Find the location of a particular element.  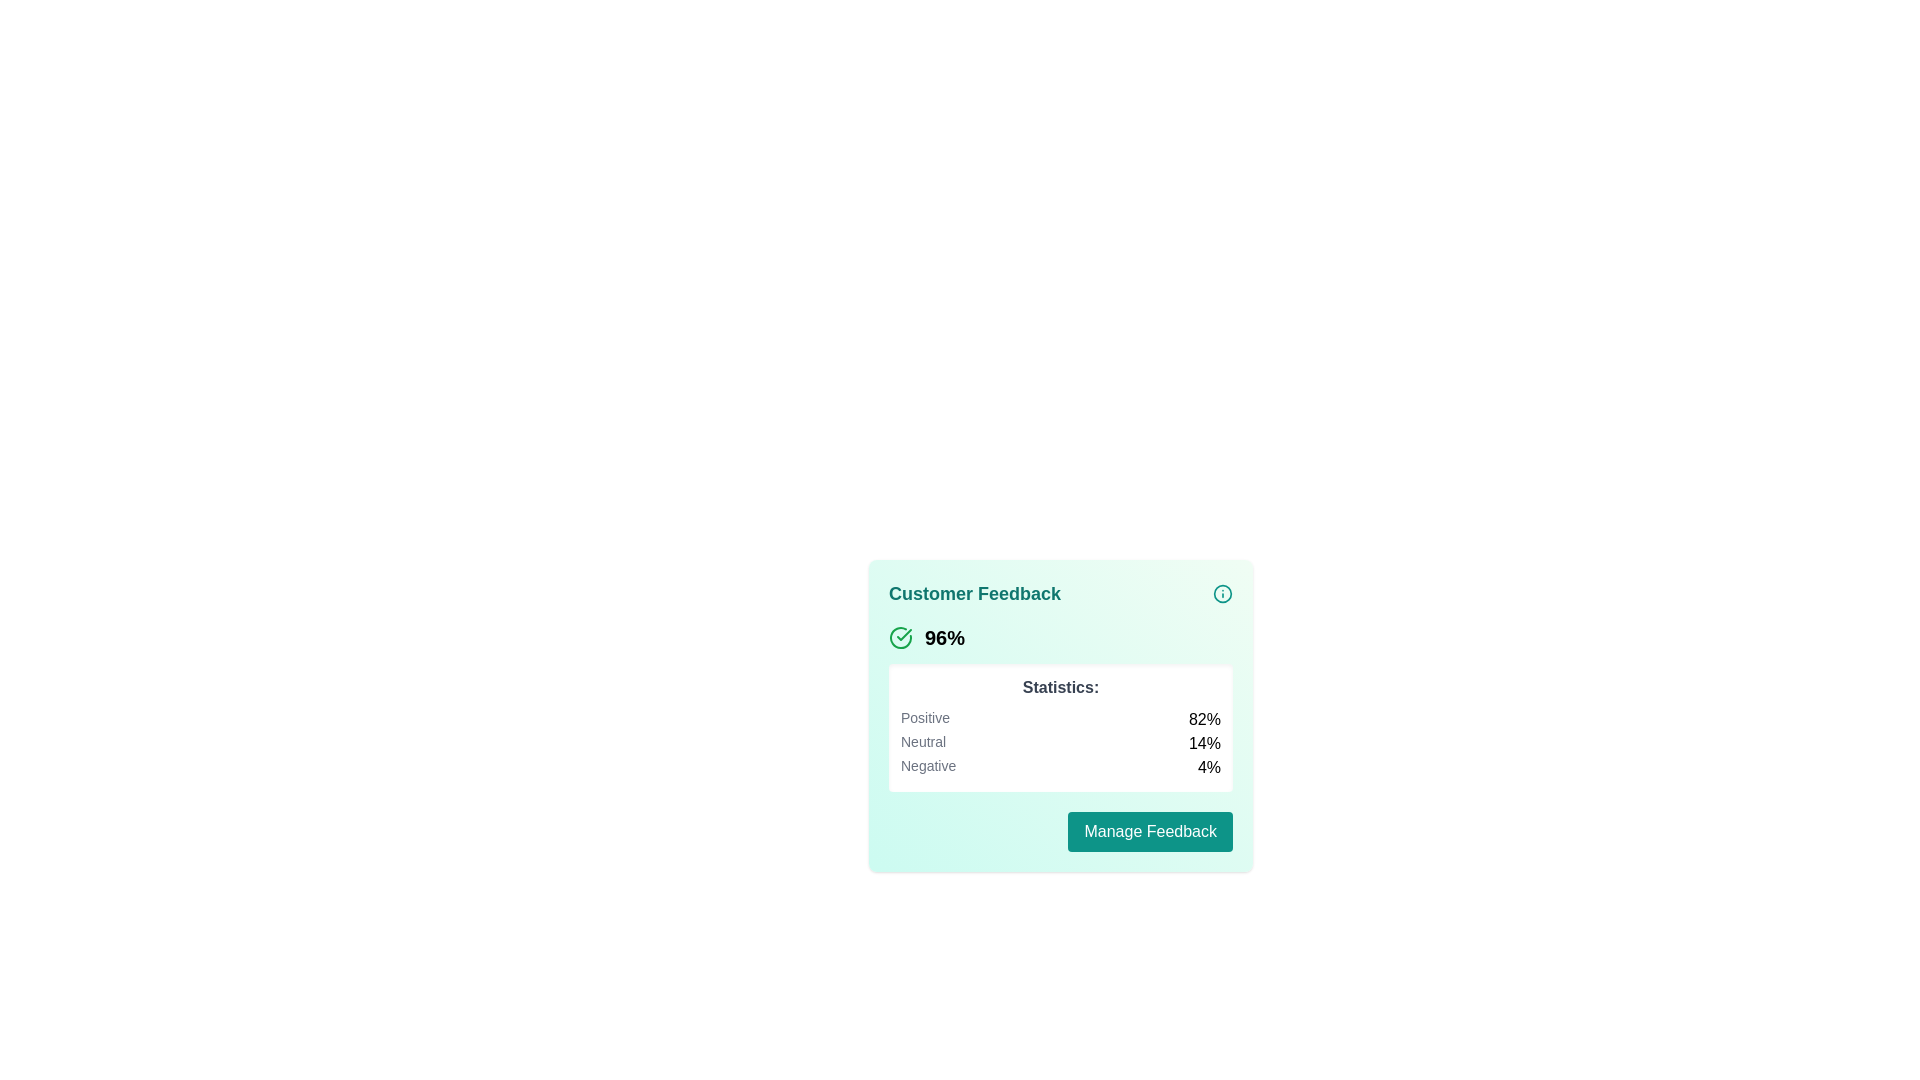

the small-sized text label displaying the word 'Negative' in gray-colored font, which is part of a flexbox layout next to the percentage value '4%' is located at coordinates (927, 766).